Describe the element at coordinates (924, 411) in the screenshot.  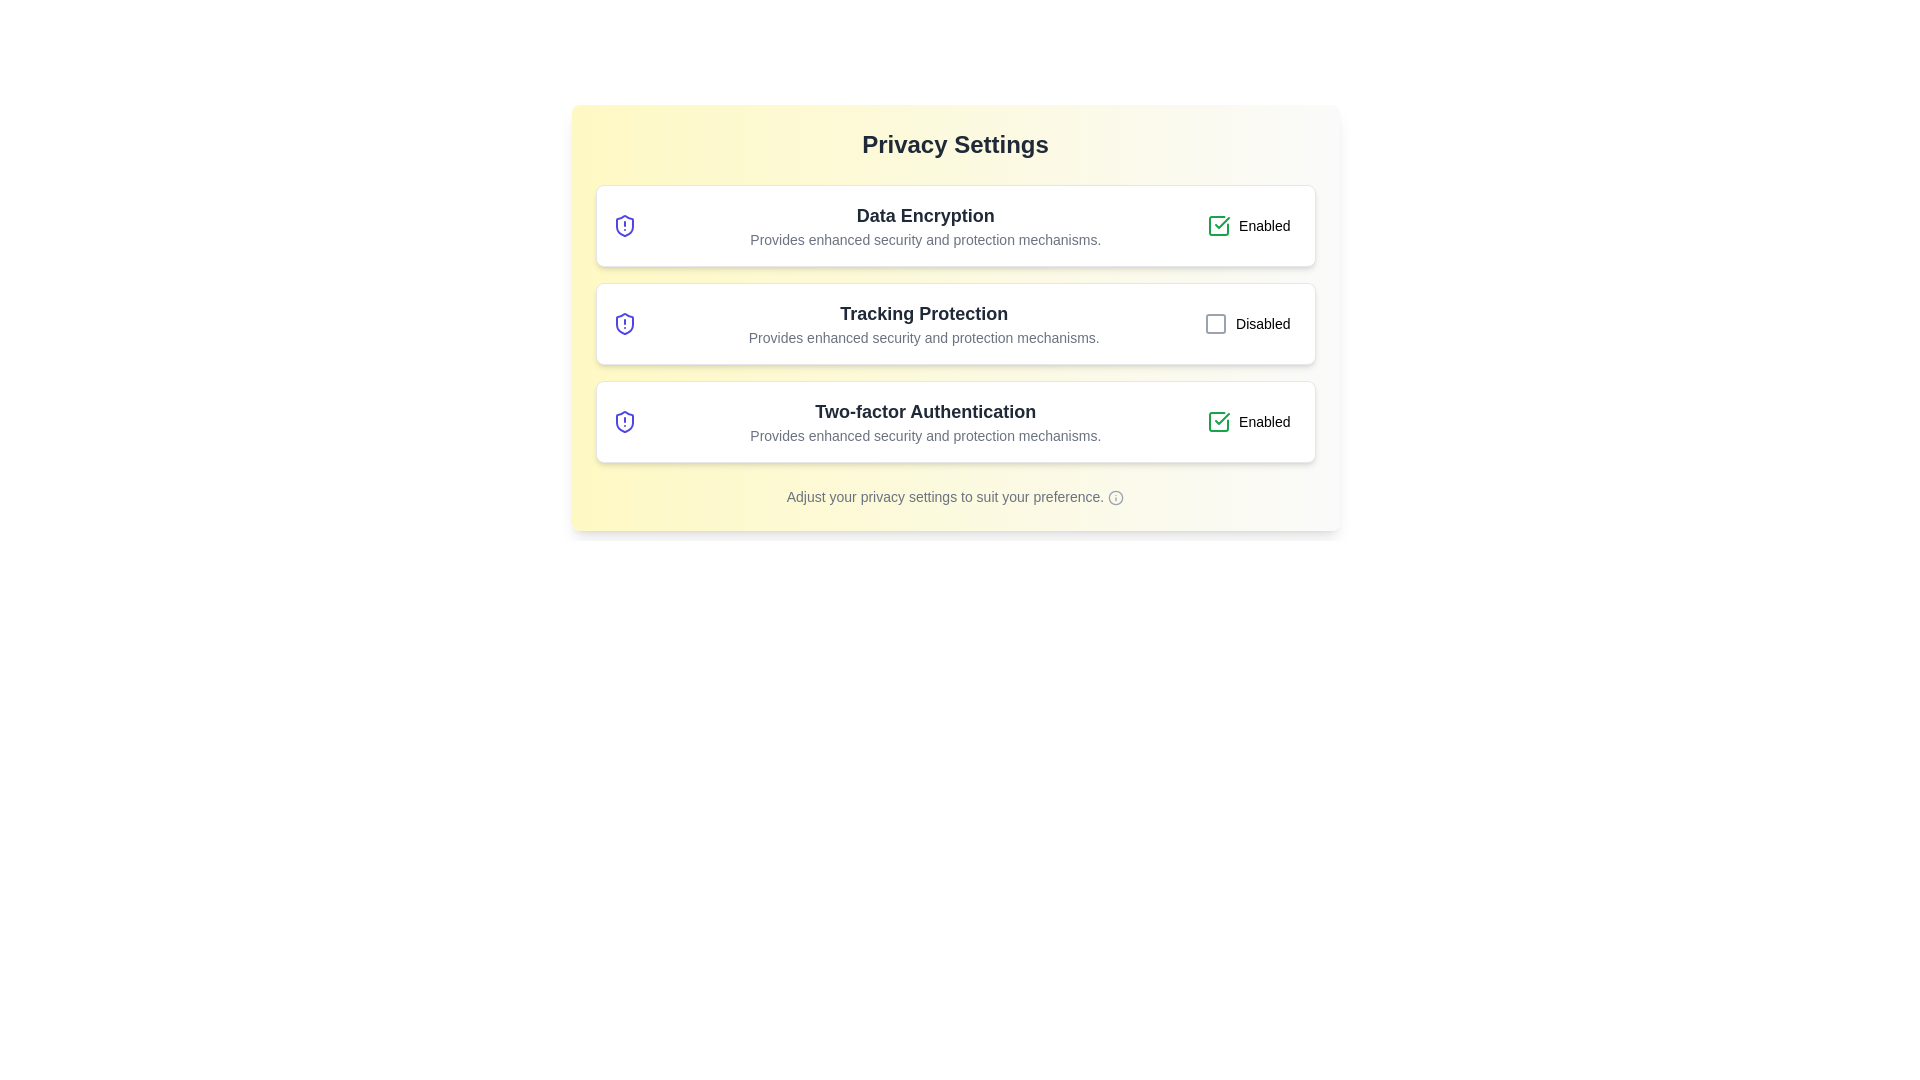
I see `the bolded label stating 'Two-factor Authentication' located in the Privacy Settings interface` at that location.